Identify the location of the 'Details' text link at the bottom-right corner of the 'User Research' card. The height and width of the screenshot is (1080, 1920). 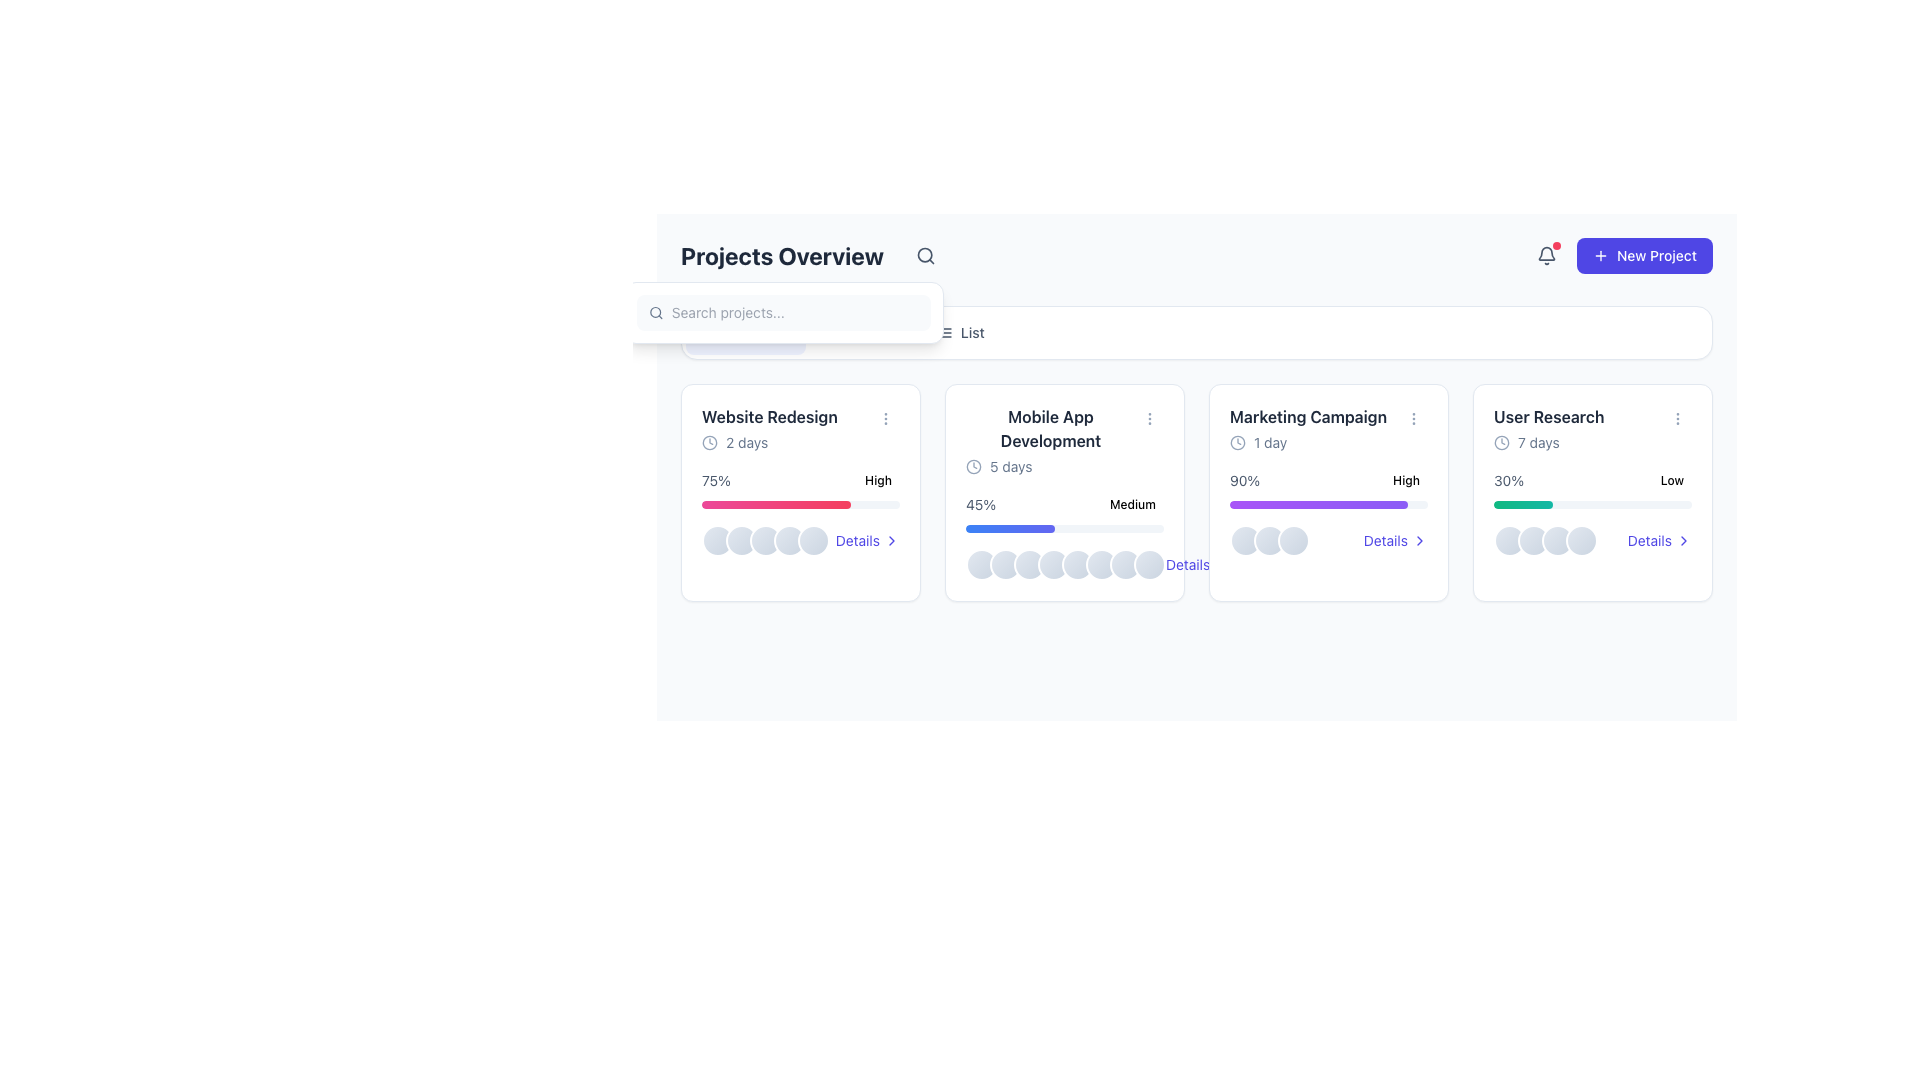
(1649, 540).